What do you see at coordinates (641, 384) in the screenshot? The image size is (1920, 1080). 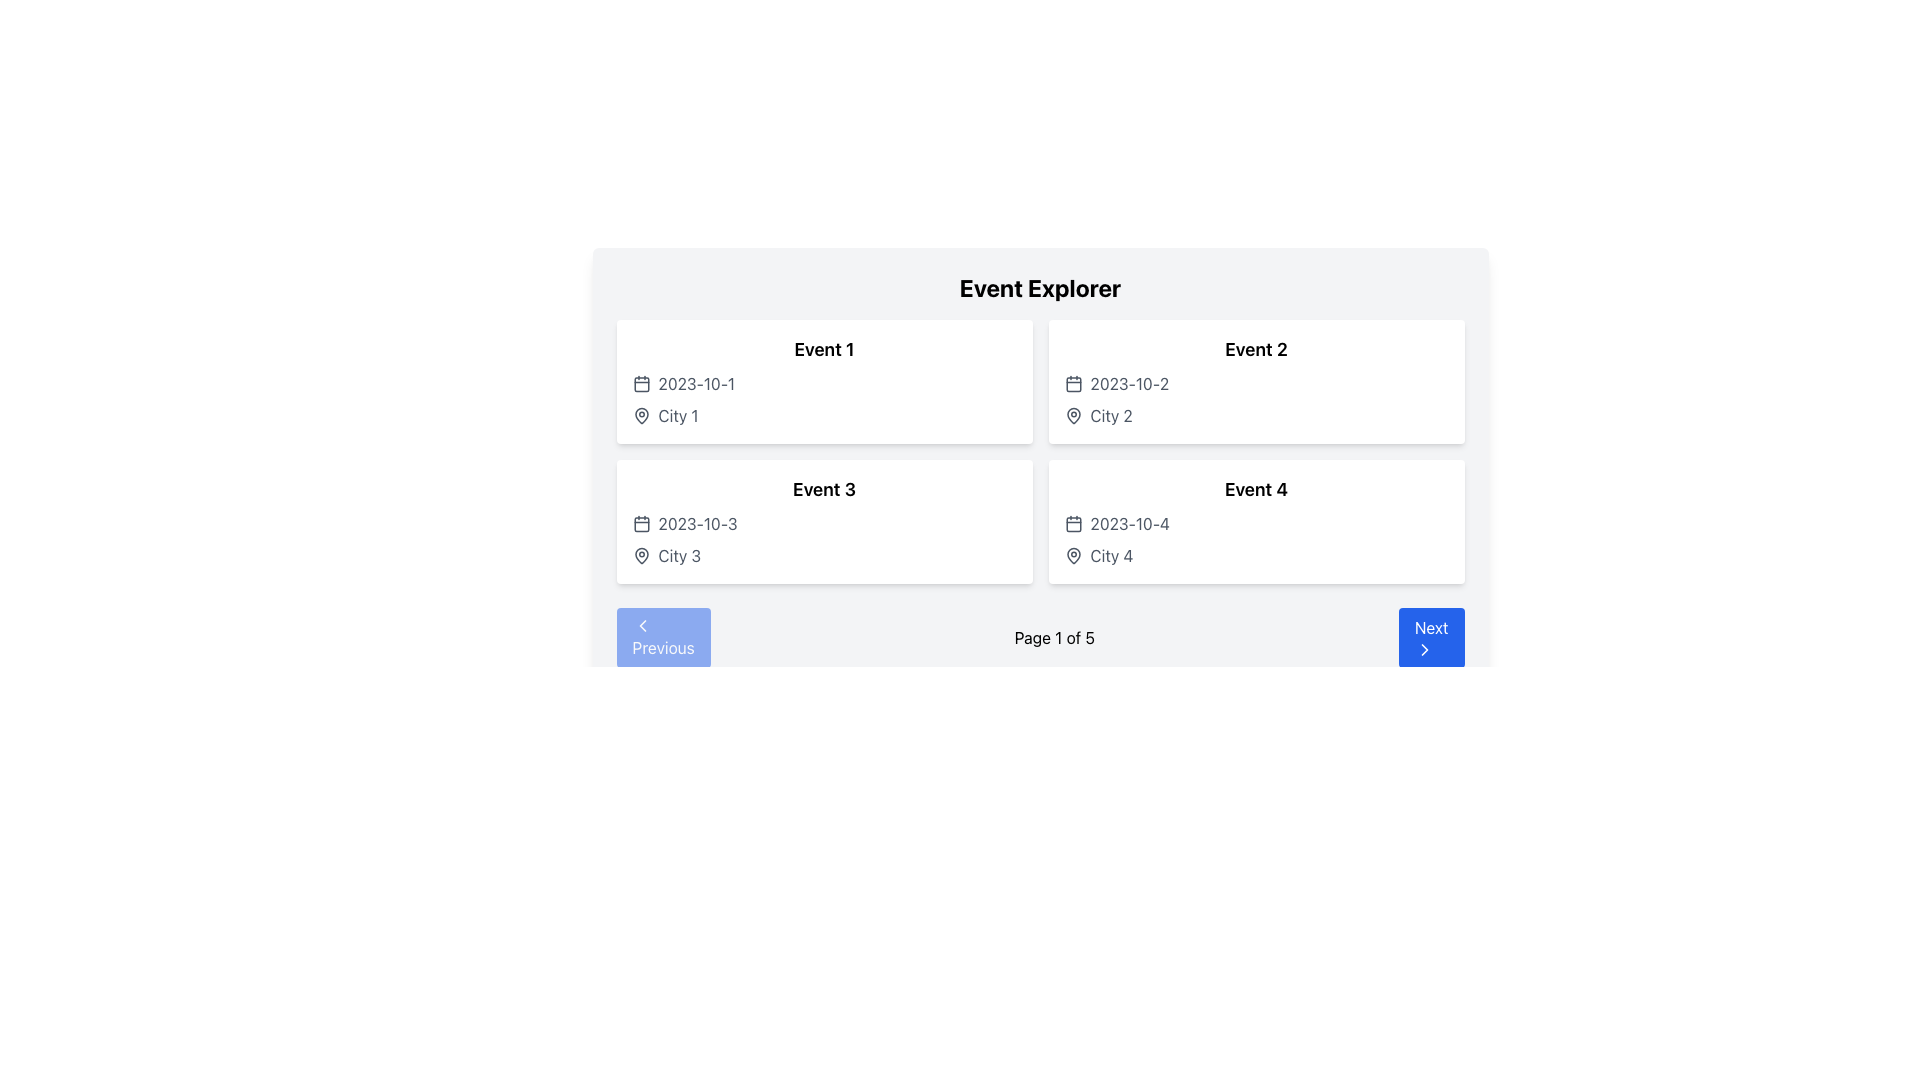 I see `the square-shaped graphical icon component with rounded corners, filled with red color, located within the calendar icon of 'Event 1'` at bounding box center [641, 384].